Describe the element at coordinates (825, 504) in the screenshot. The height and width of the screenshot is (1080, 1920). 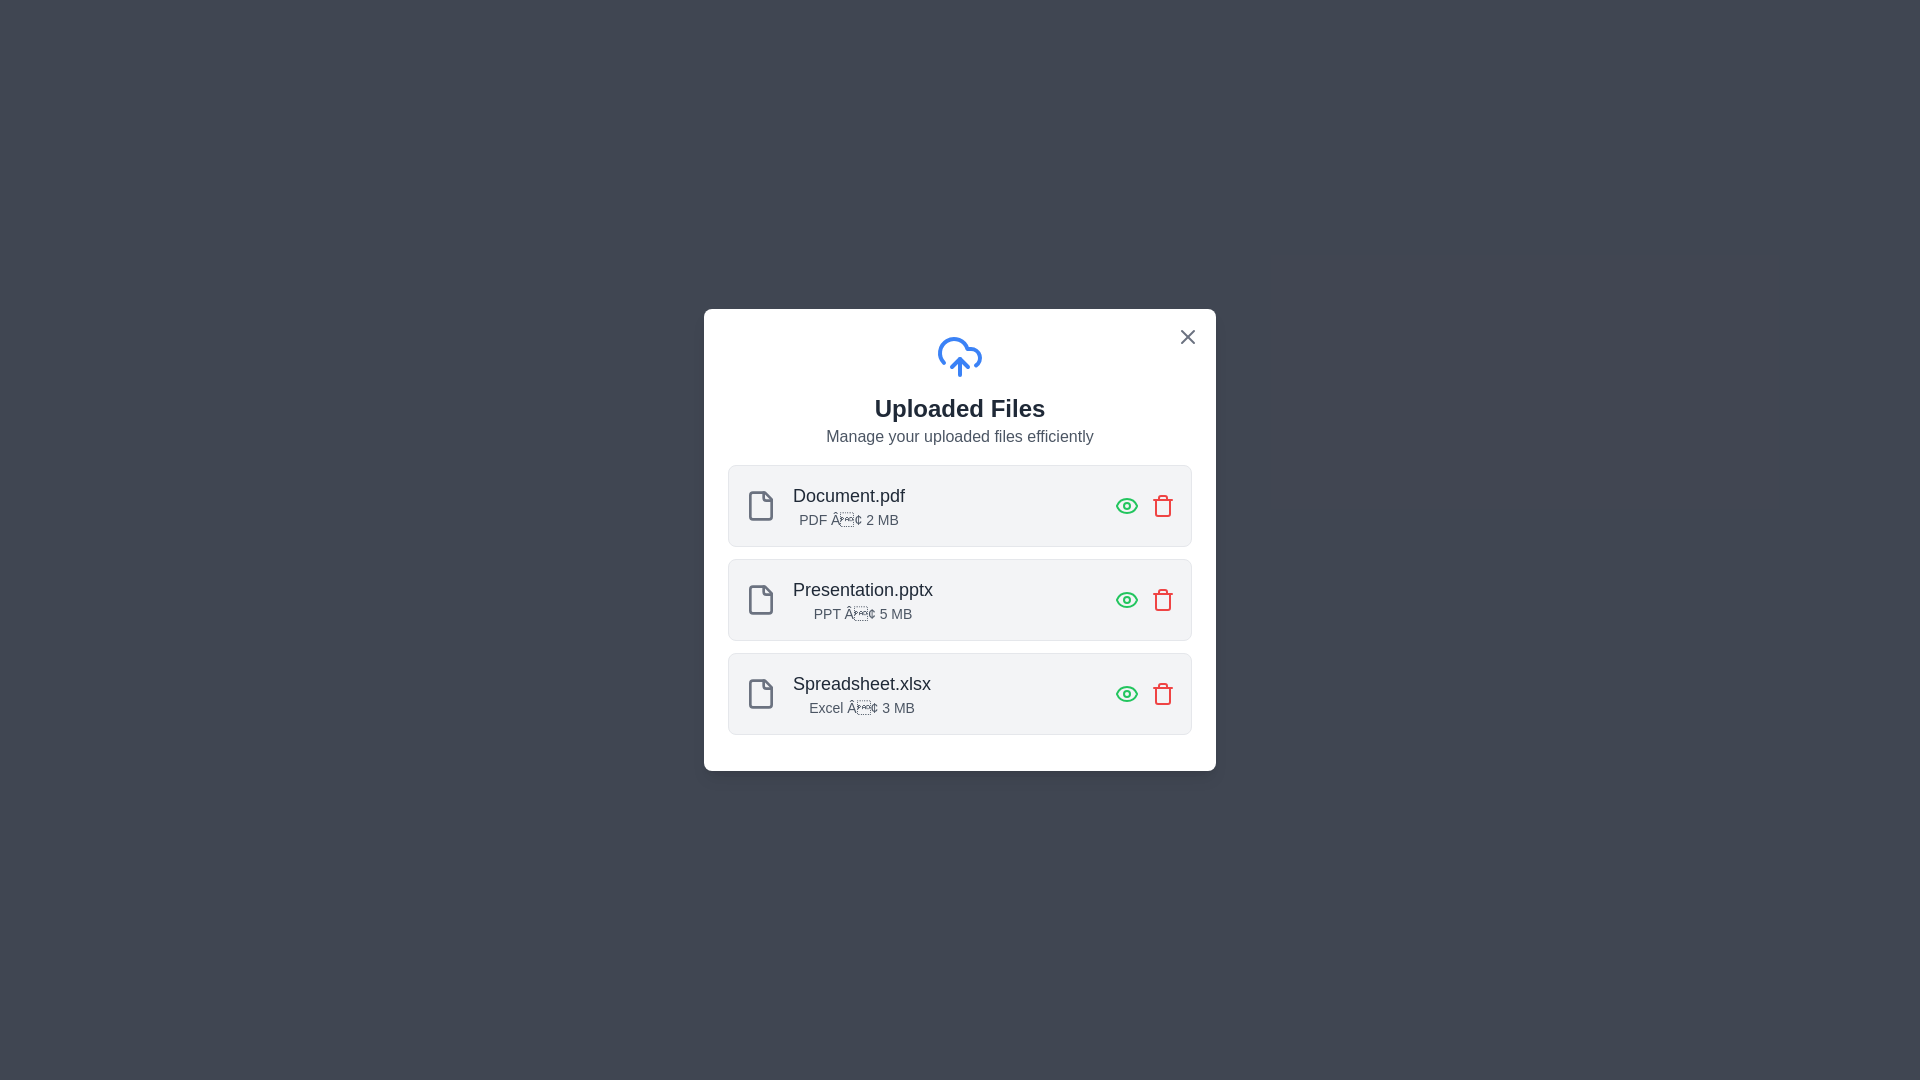
I see `the File summary display element, which represents the first file in the uploaded files list, showing its name, type, and size` at that location.